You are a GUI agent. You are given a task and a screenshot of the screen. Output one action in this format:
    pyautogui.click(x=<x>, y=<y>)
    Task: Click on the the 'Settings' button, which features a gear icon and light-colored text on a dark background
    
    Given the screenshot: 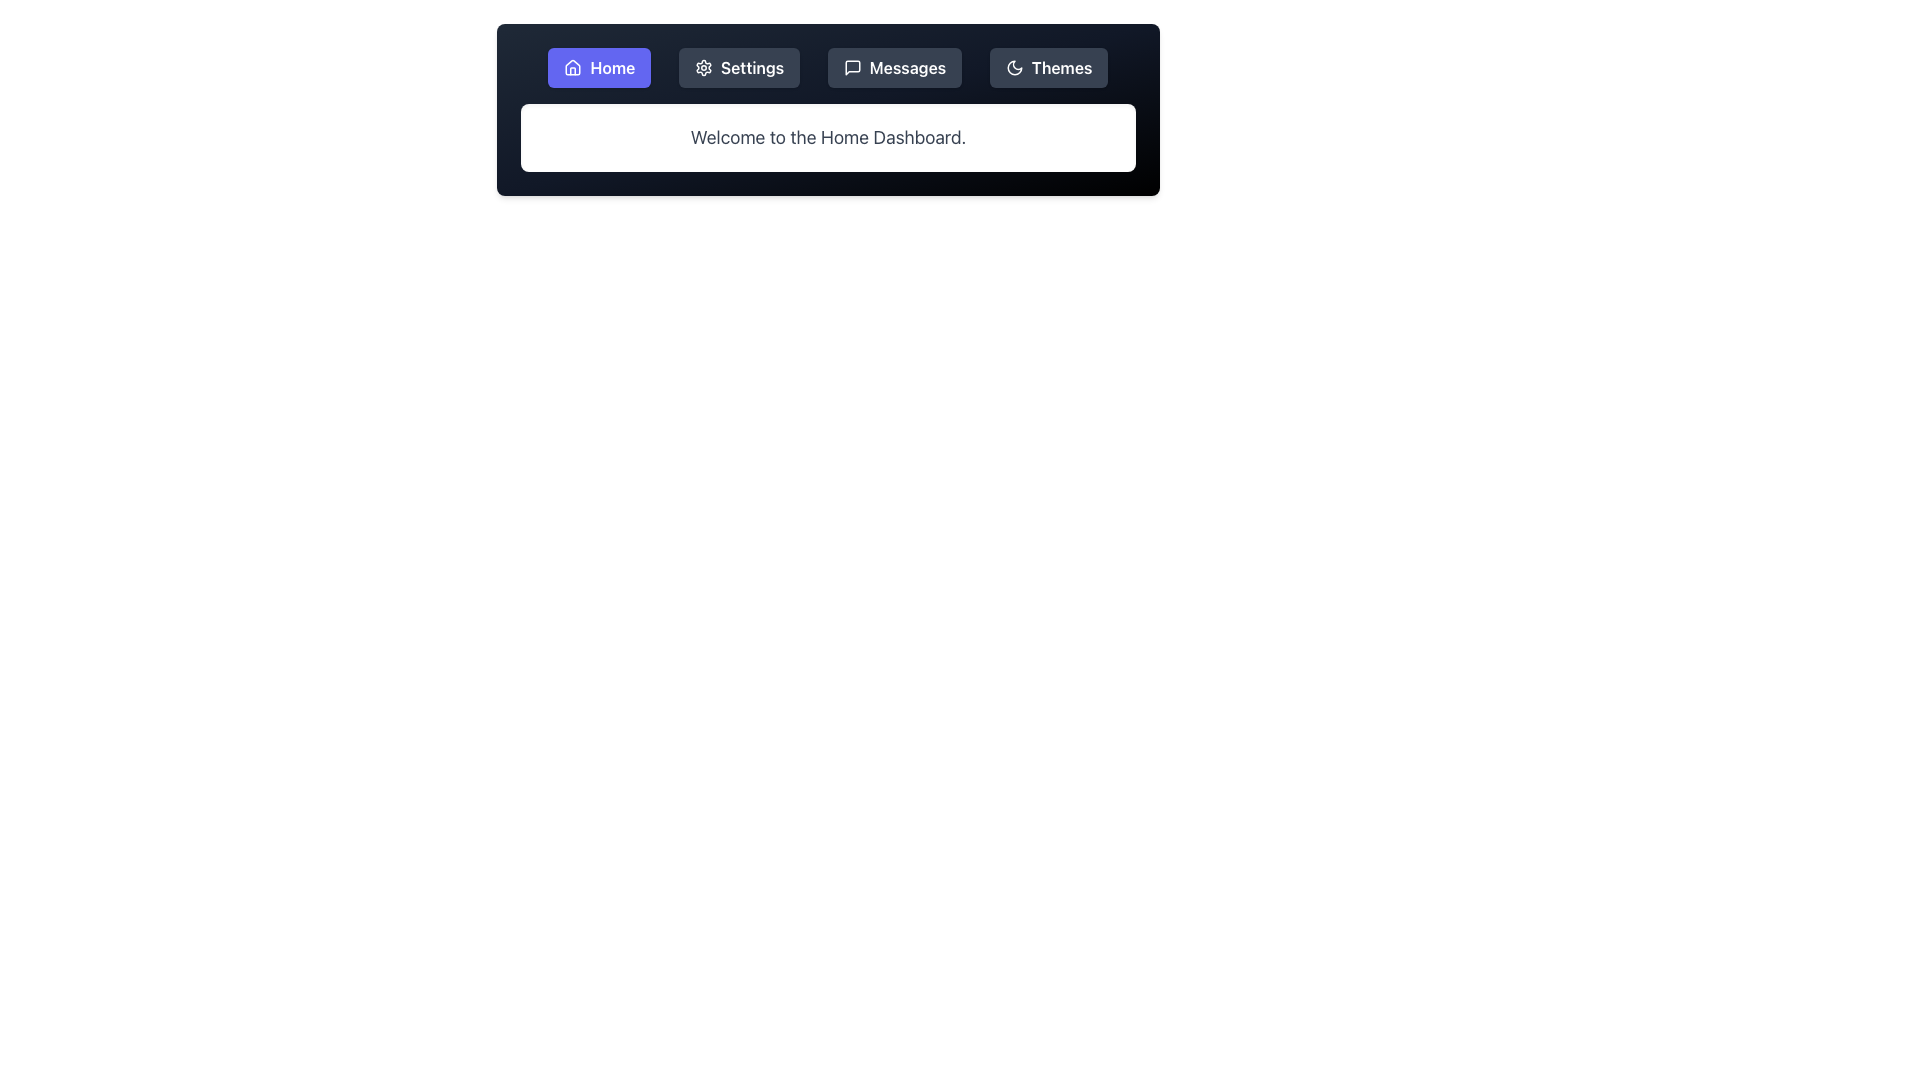 What is the action you would take?
    pyautogui.click(x=738, y=67)
    